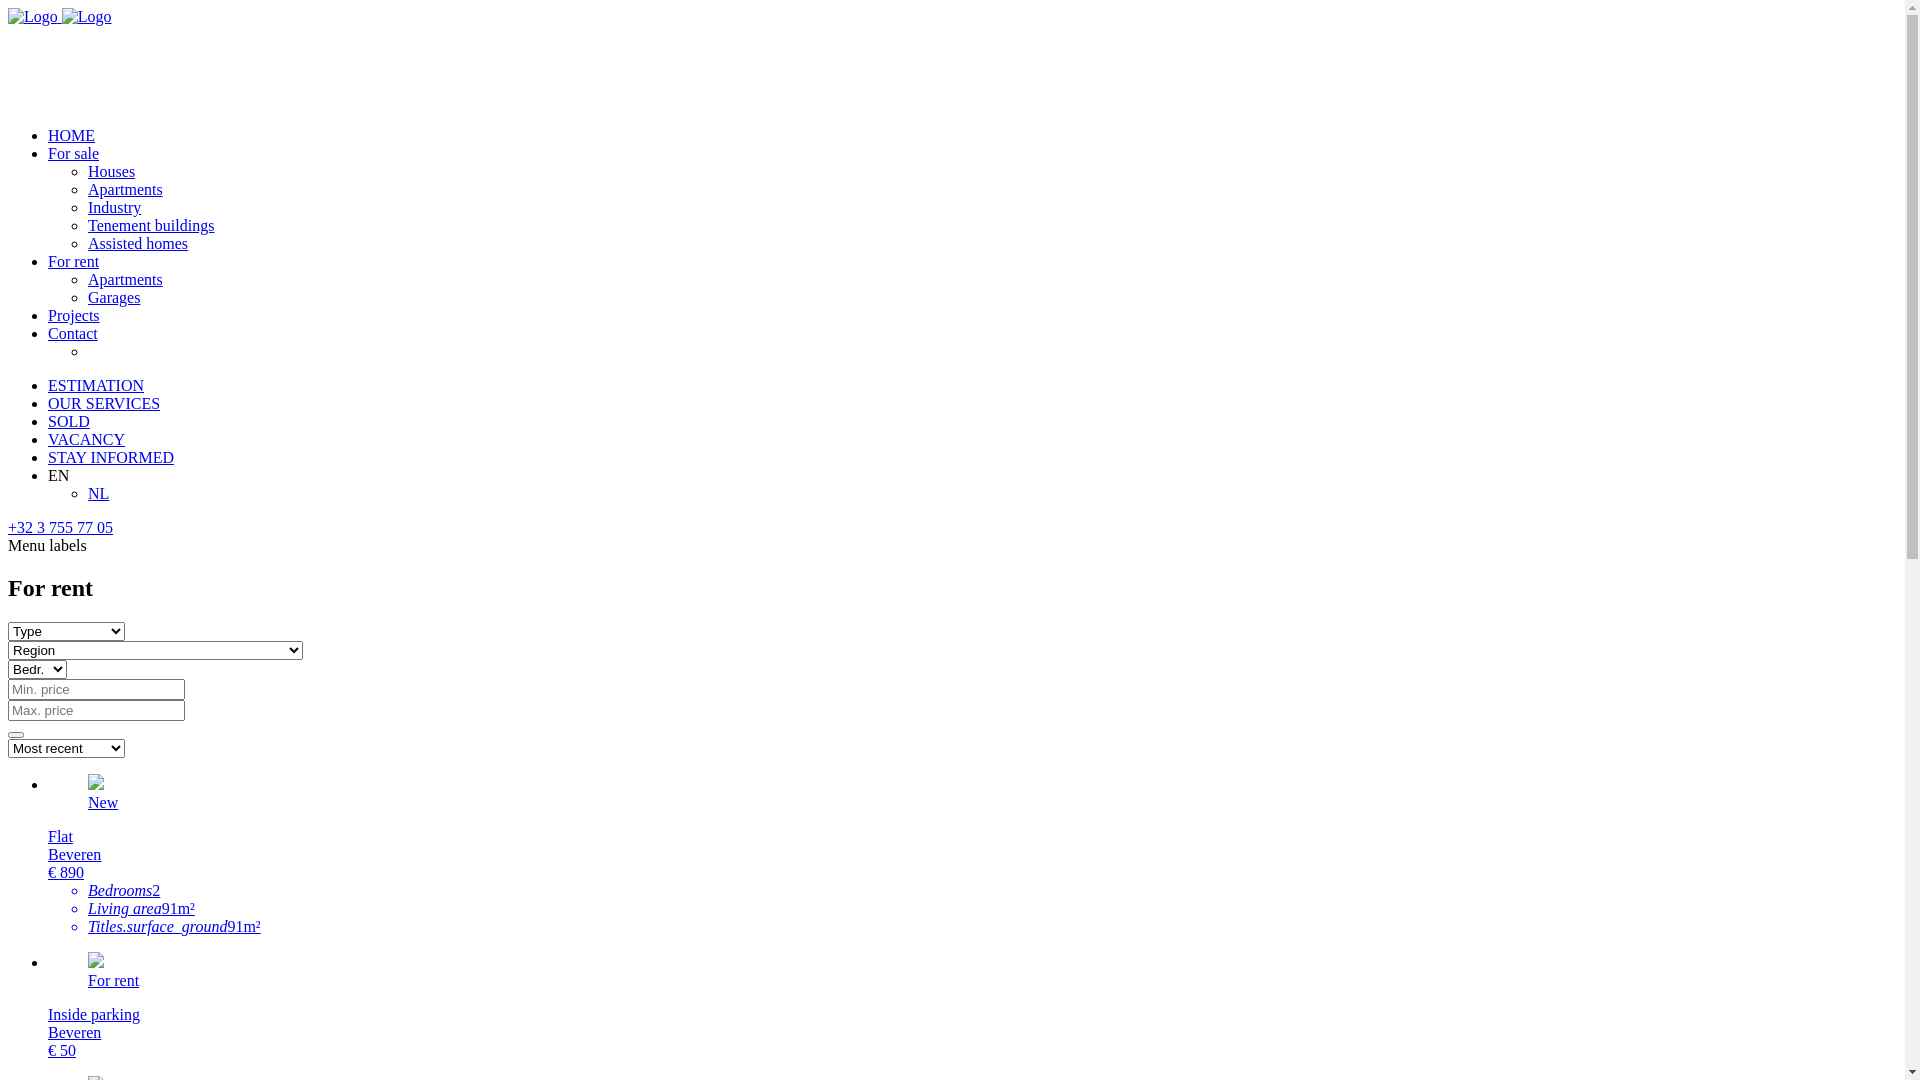 The image size is (1920, 1080). What do you see at coordinates (137, 242) in the screenshot?
I see `'Assisted homes'` at bounding box center [137, 242].